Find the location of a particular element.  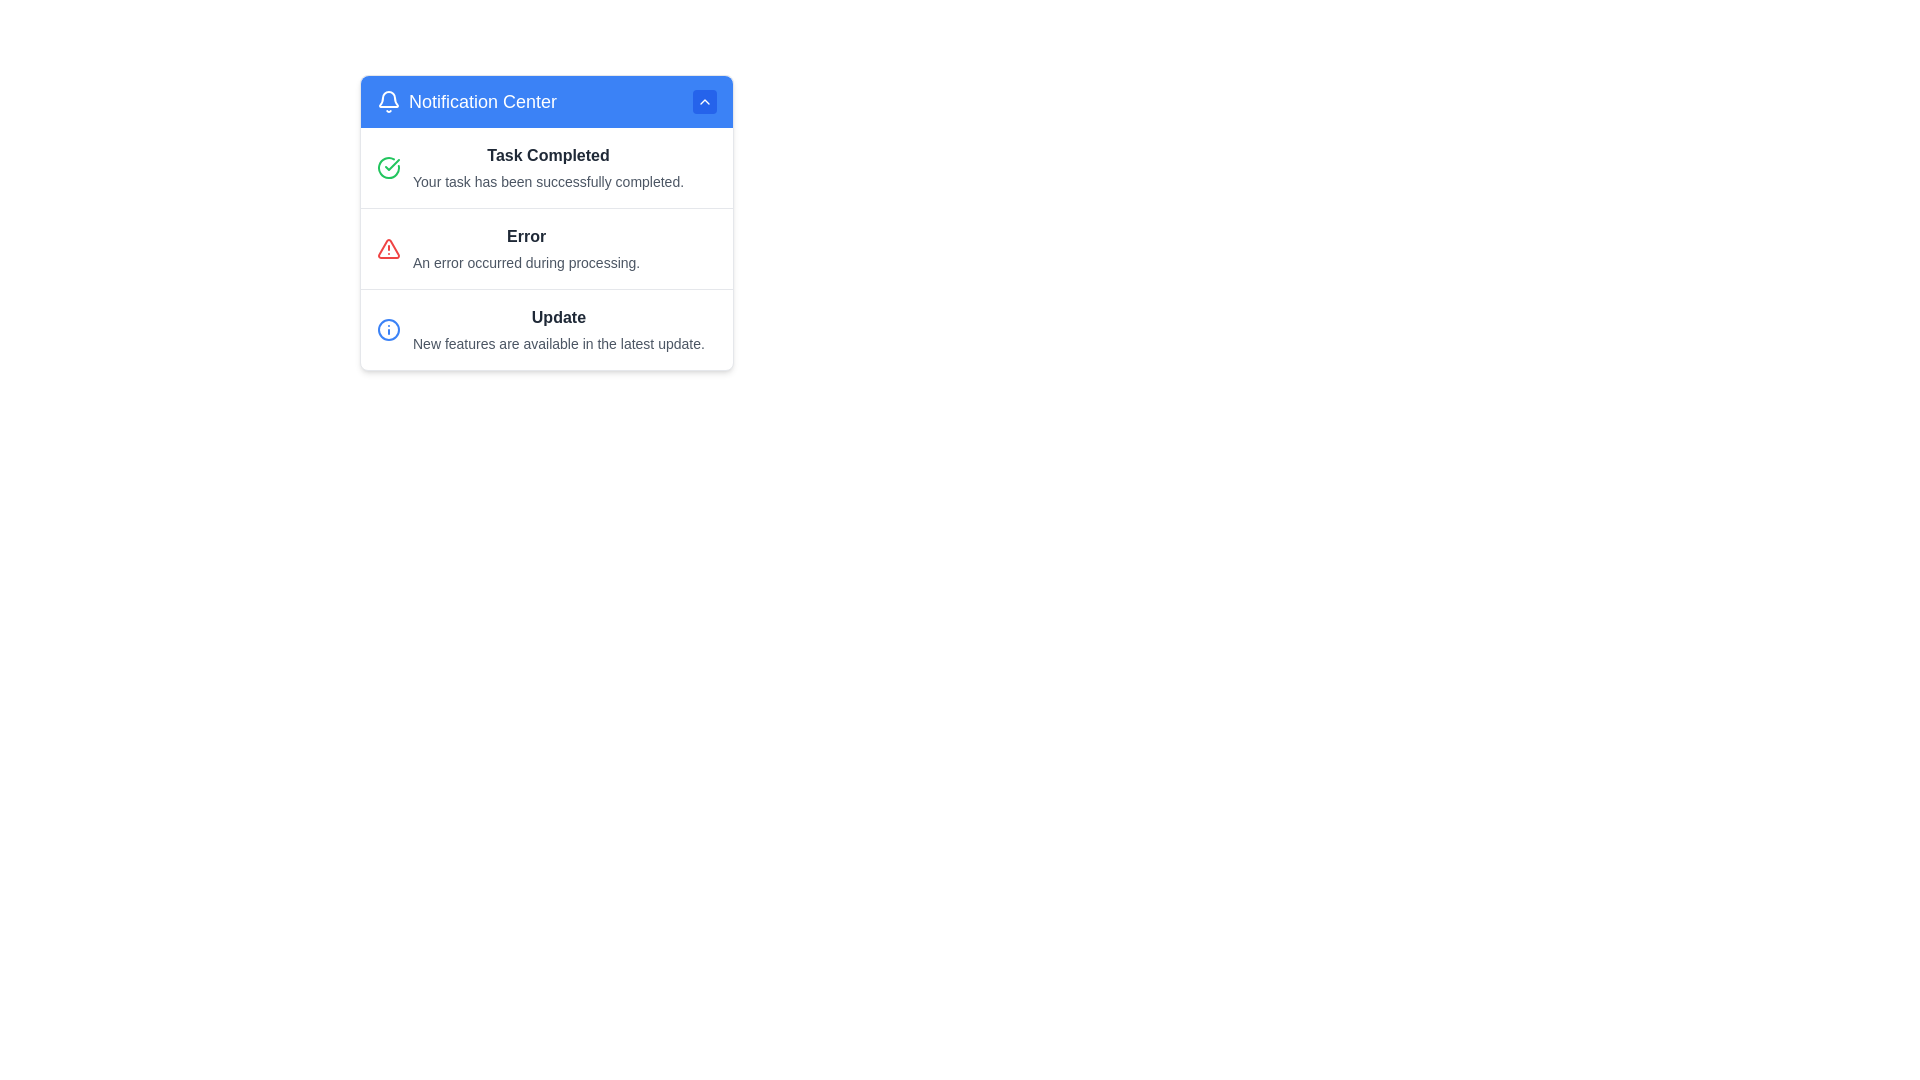

notification titled 'Task Completed' which indicates that the task has been successfully completed, located in the top section of the notification panel is located at coordinates (548, 167).